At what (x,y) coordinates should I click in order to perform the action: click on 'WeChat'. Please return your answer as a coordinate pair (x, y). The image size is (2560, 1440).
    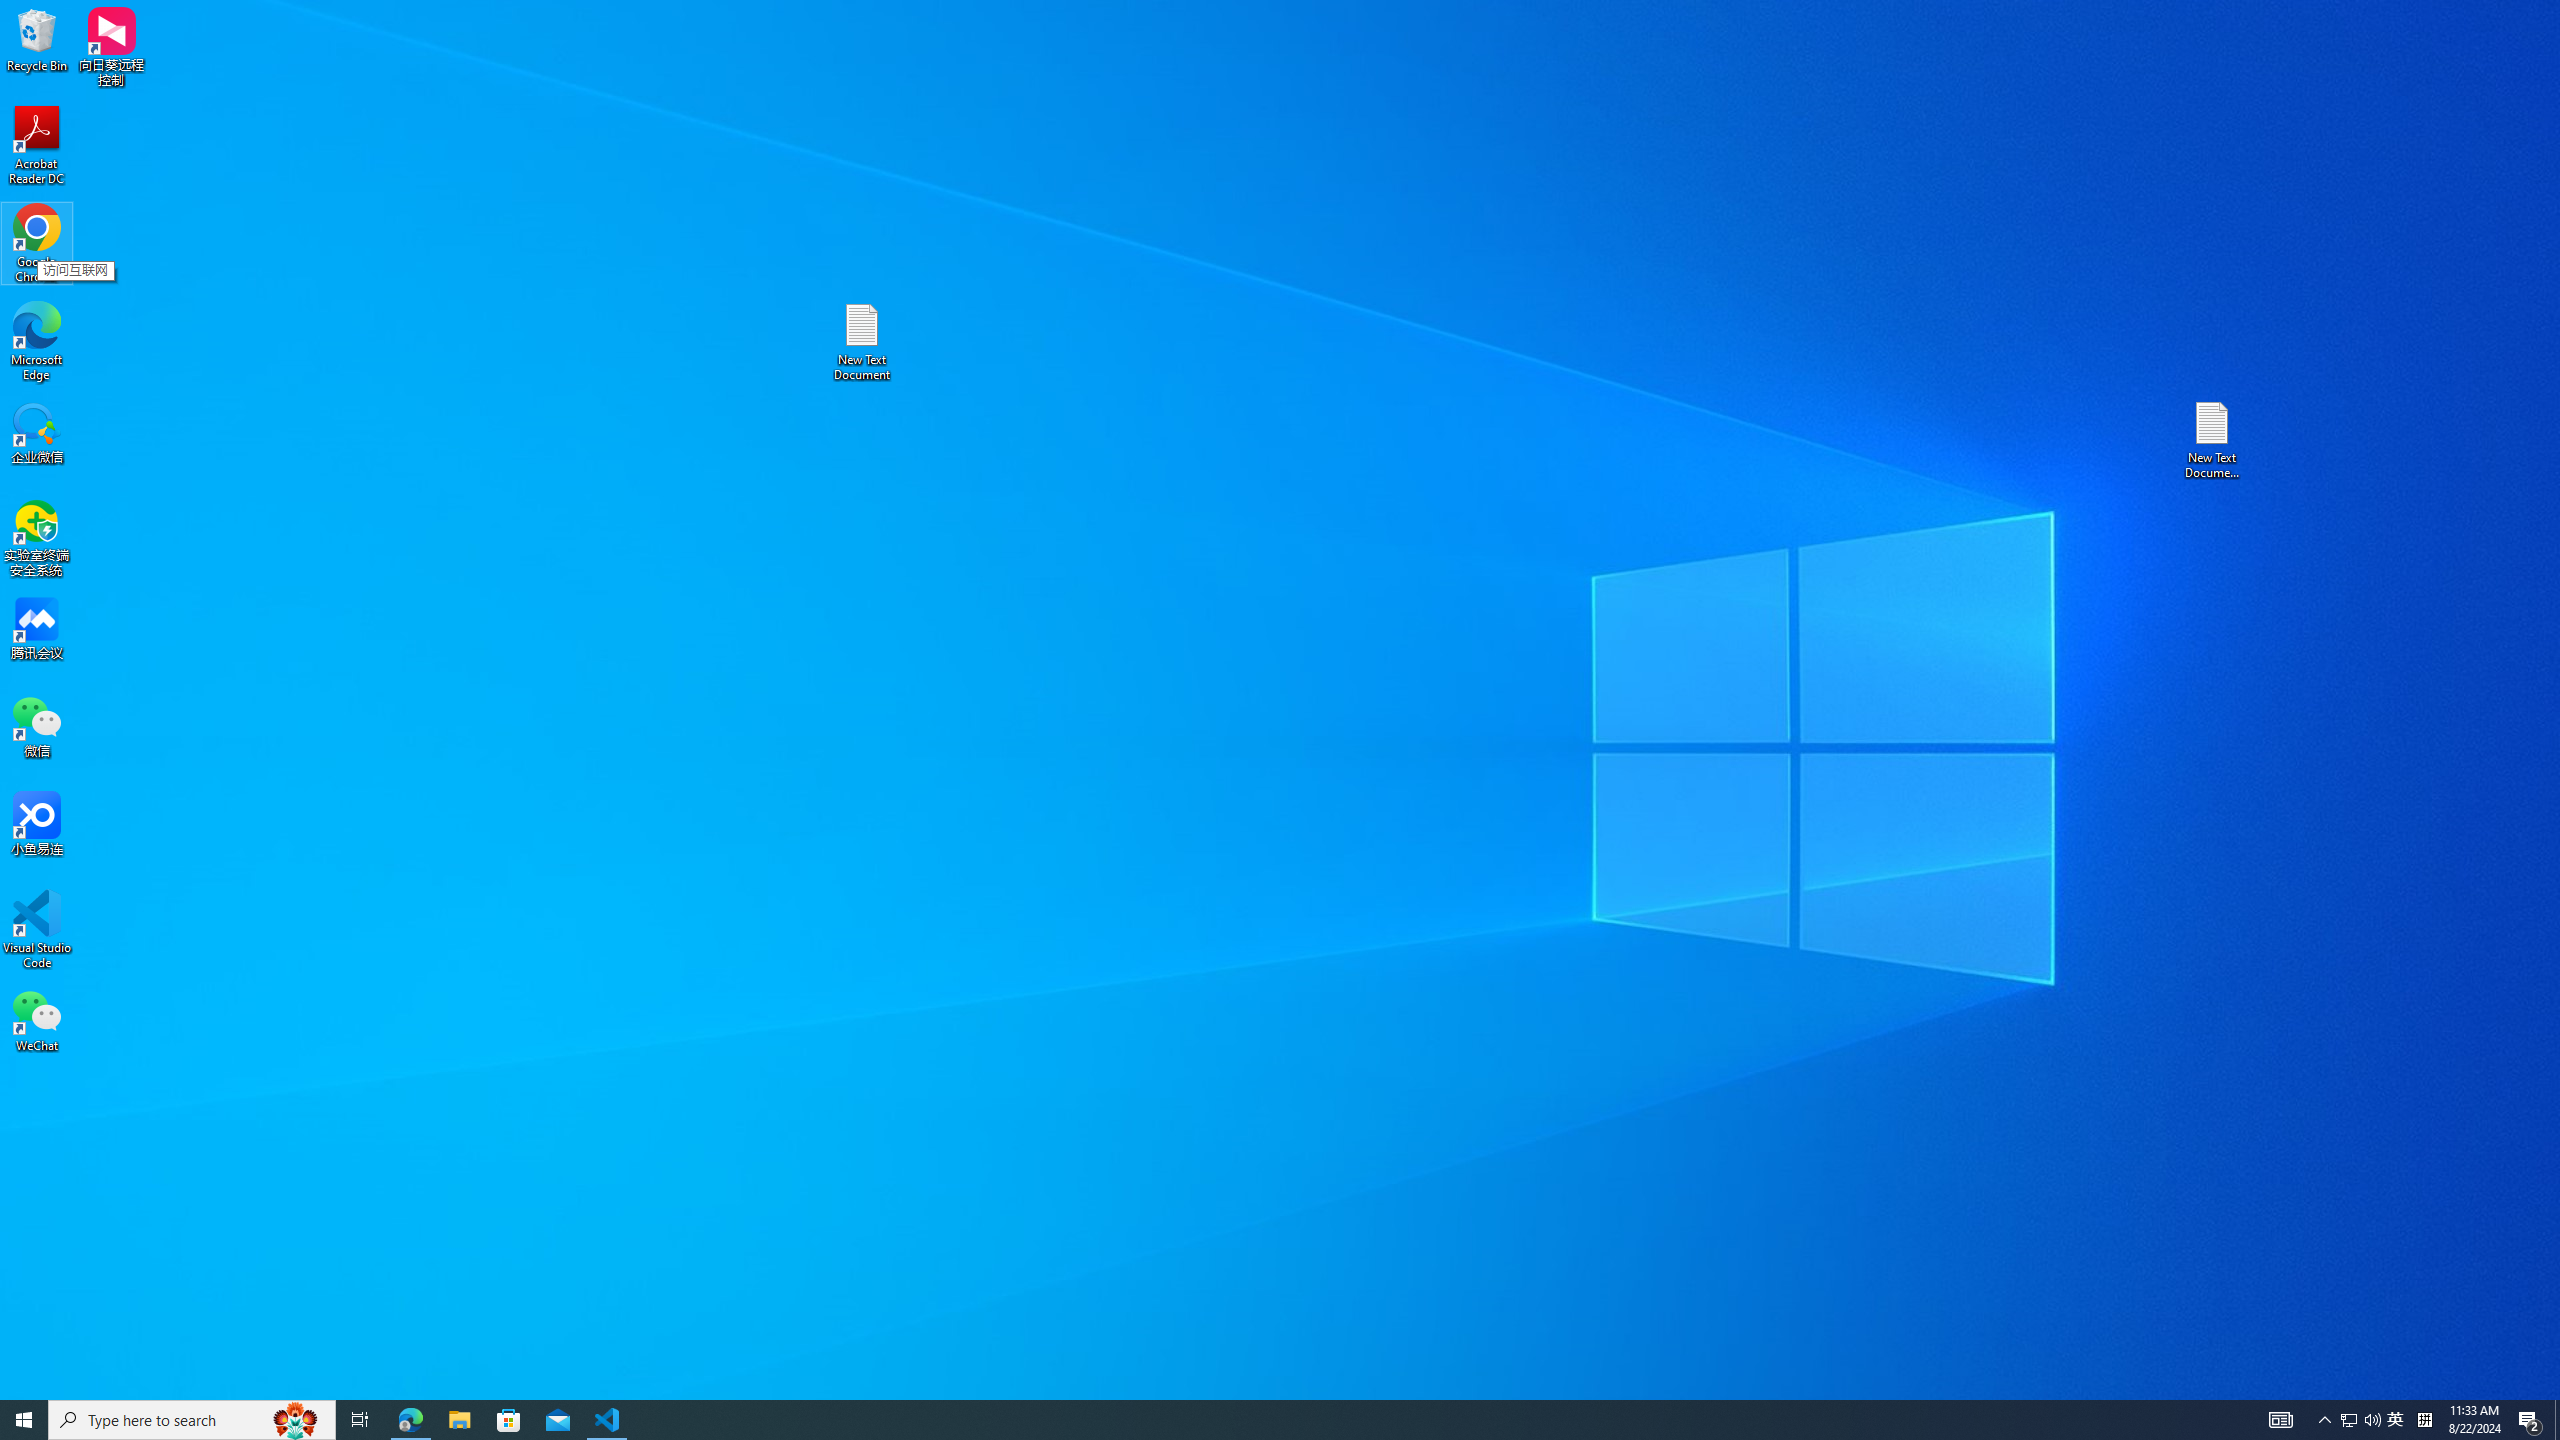
    Looking at the image, I should click on (36, 1019).